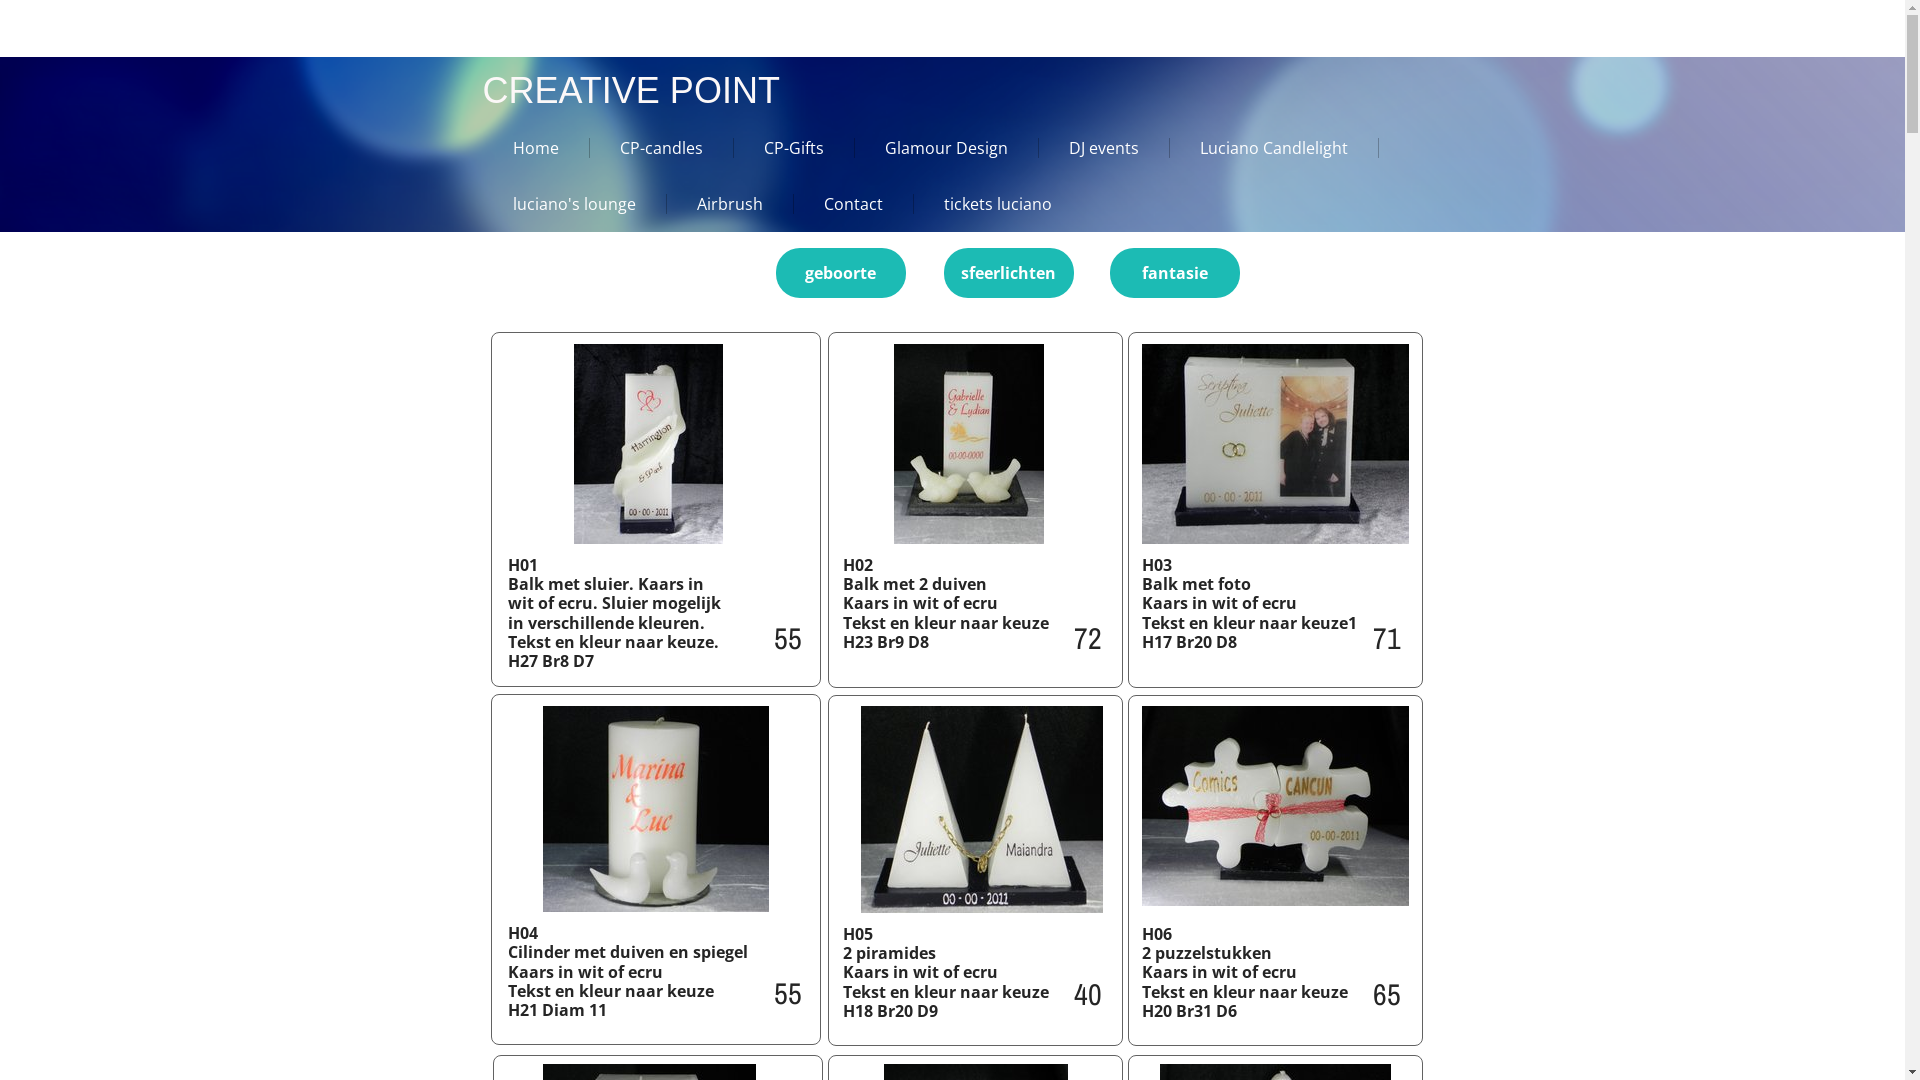 Image resolution: width=1920 pixels, height=1080 pixels. I want to click on 'tickets luciano', so click(984, 204).